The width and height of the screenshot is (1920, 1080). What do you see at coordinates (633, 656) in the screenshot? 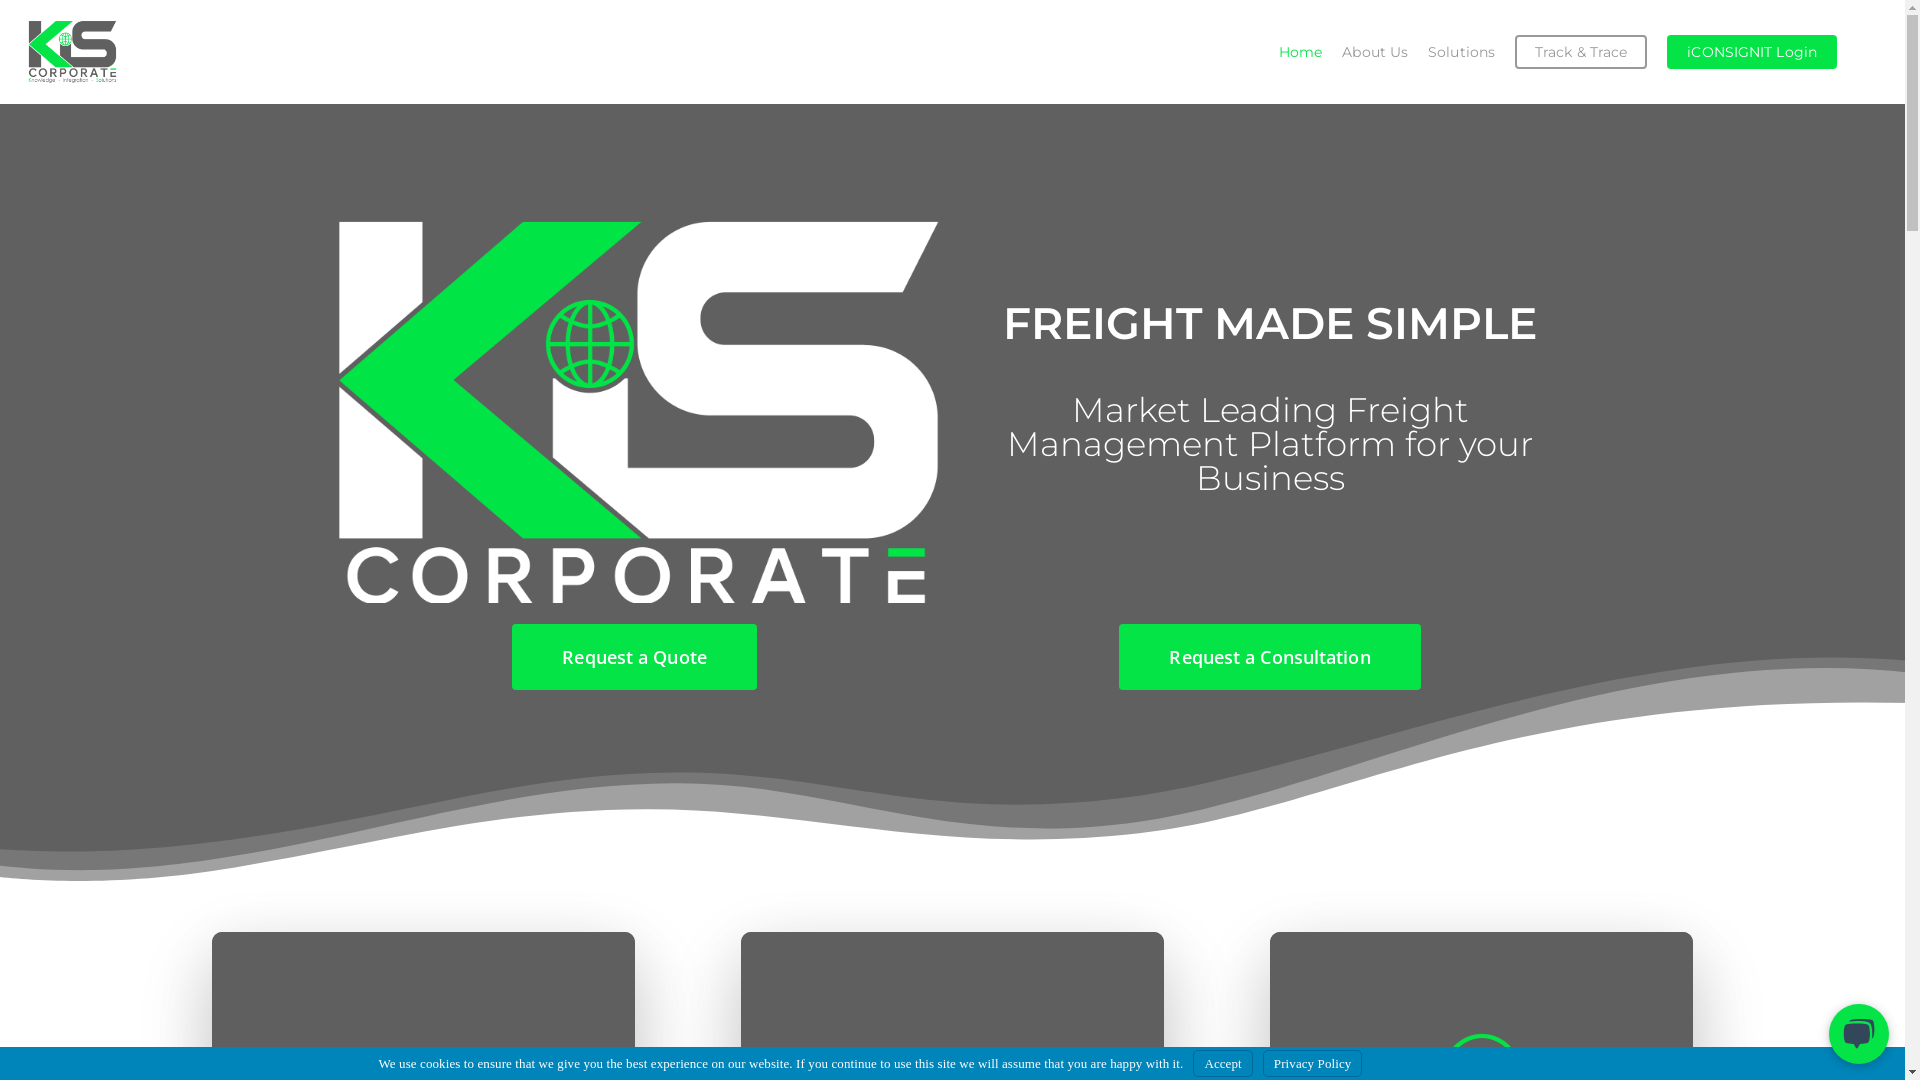
I see `'Request a Quote'` at bounding box center [633, 656].